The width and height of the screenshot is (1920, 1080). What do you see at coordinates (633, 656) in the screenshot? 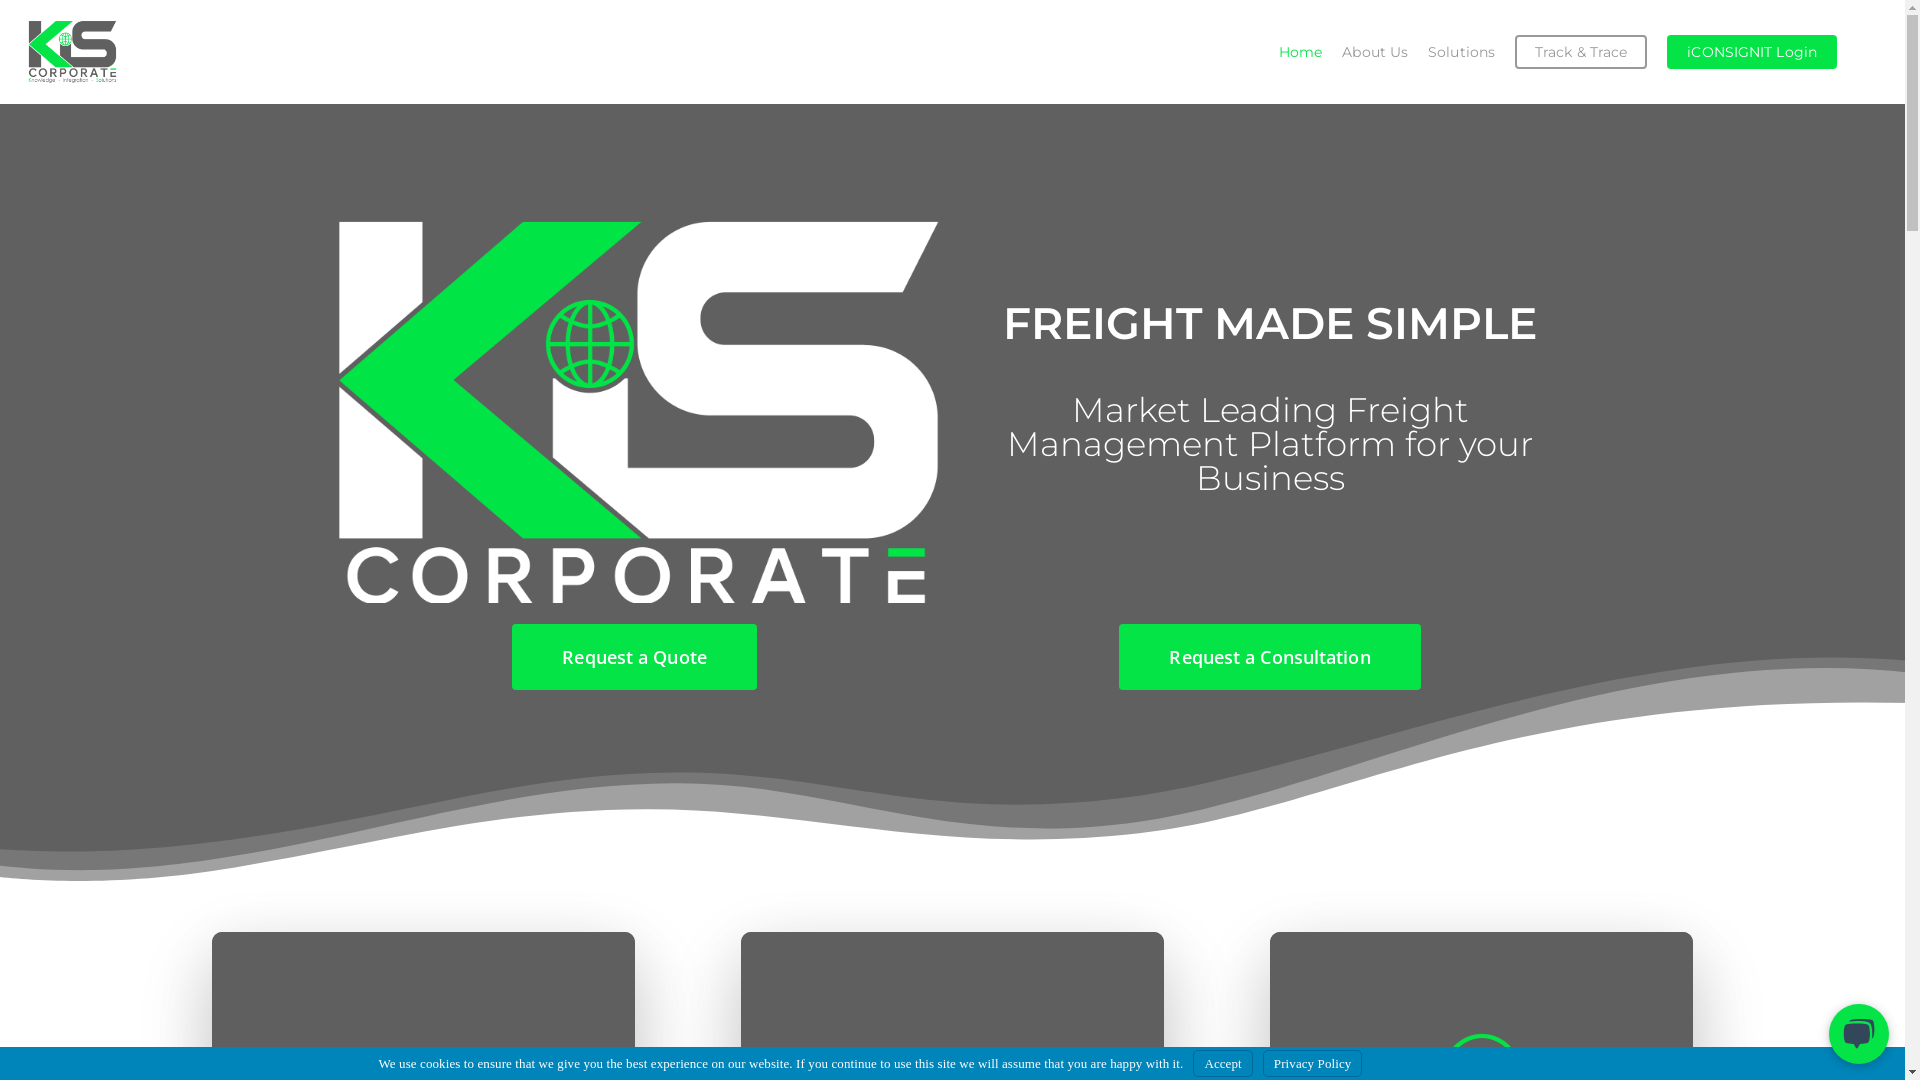
I see `'Request a Quote'` at bounding box center [633, 656].